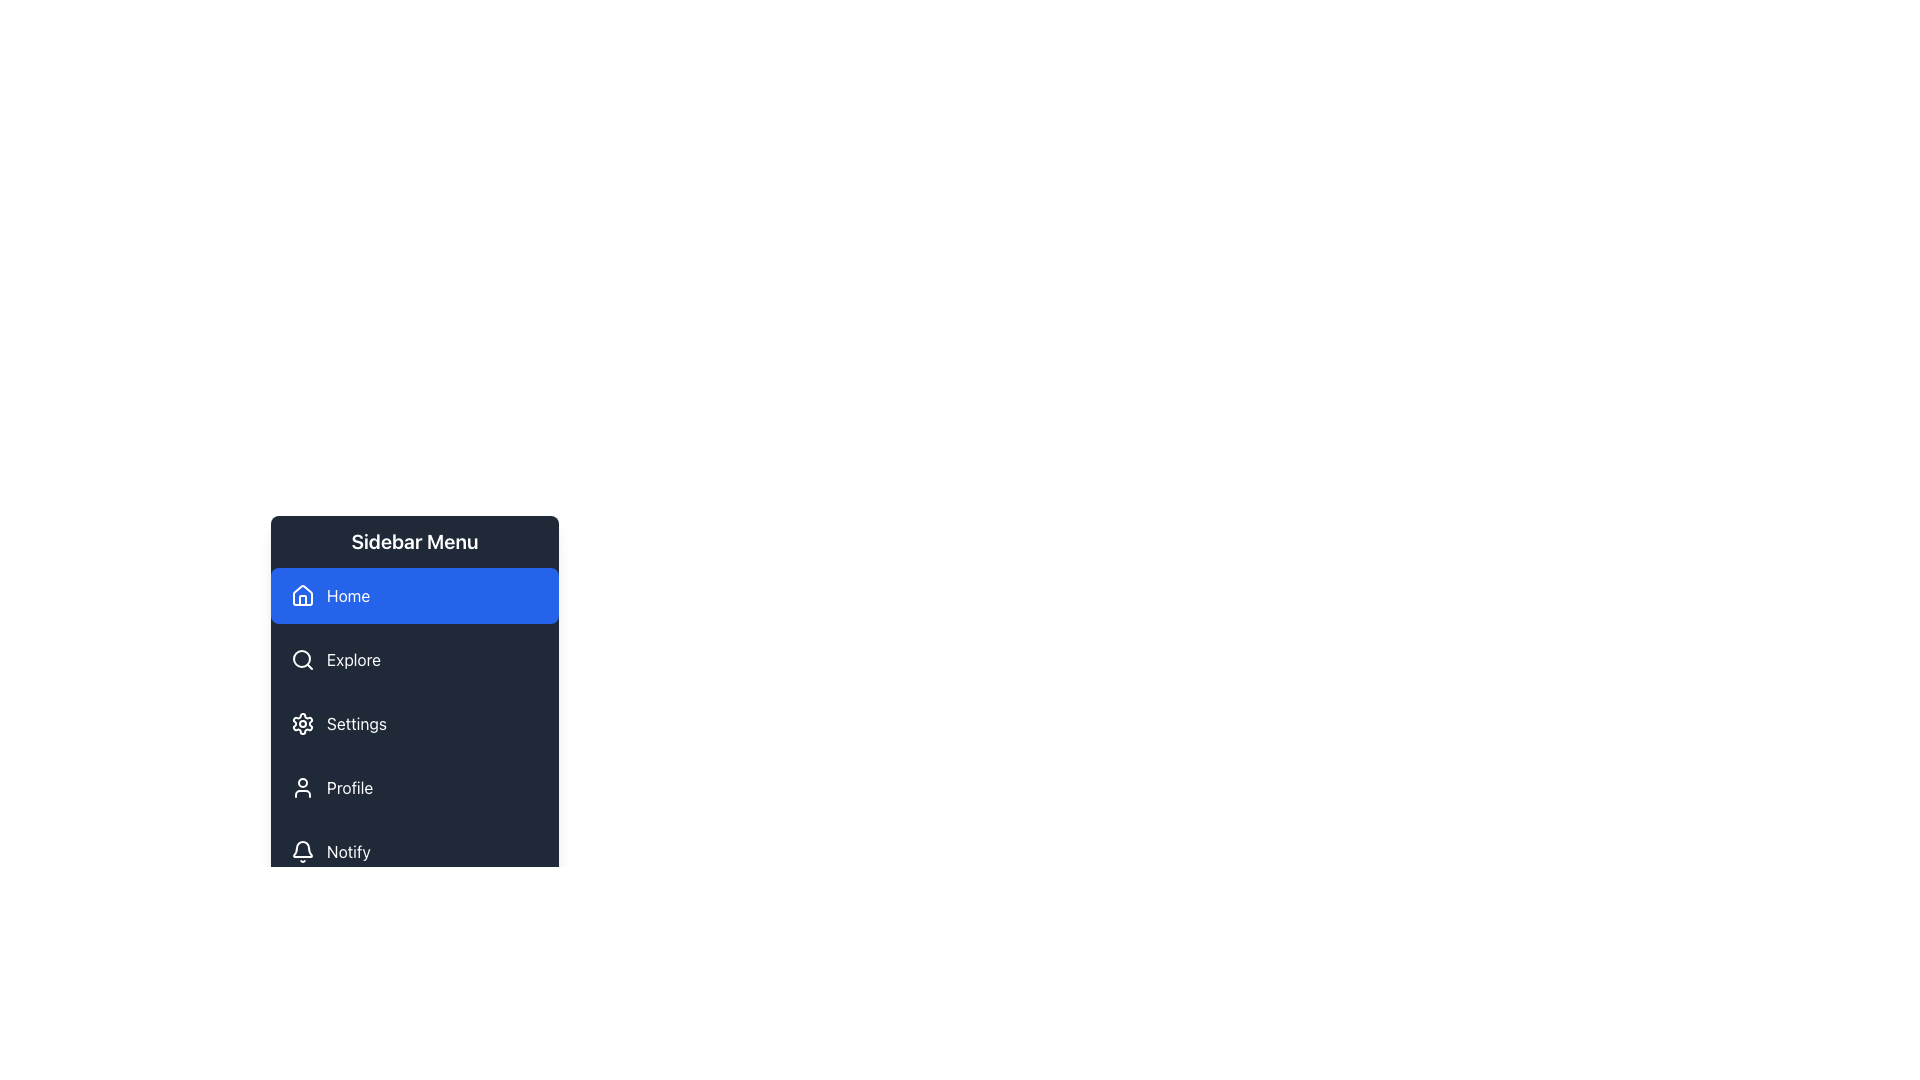 The image size is (1920, 1080). Describe the element at coordinates (413, 659) in the screenshot. I see `the 'Explore' button in the sidebar menu` at that location.